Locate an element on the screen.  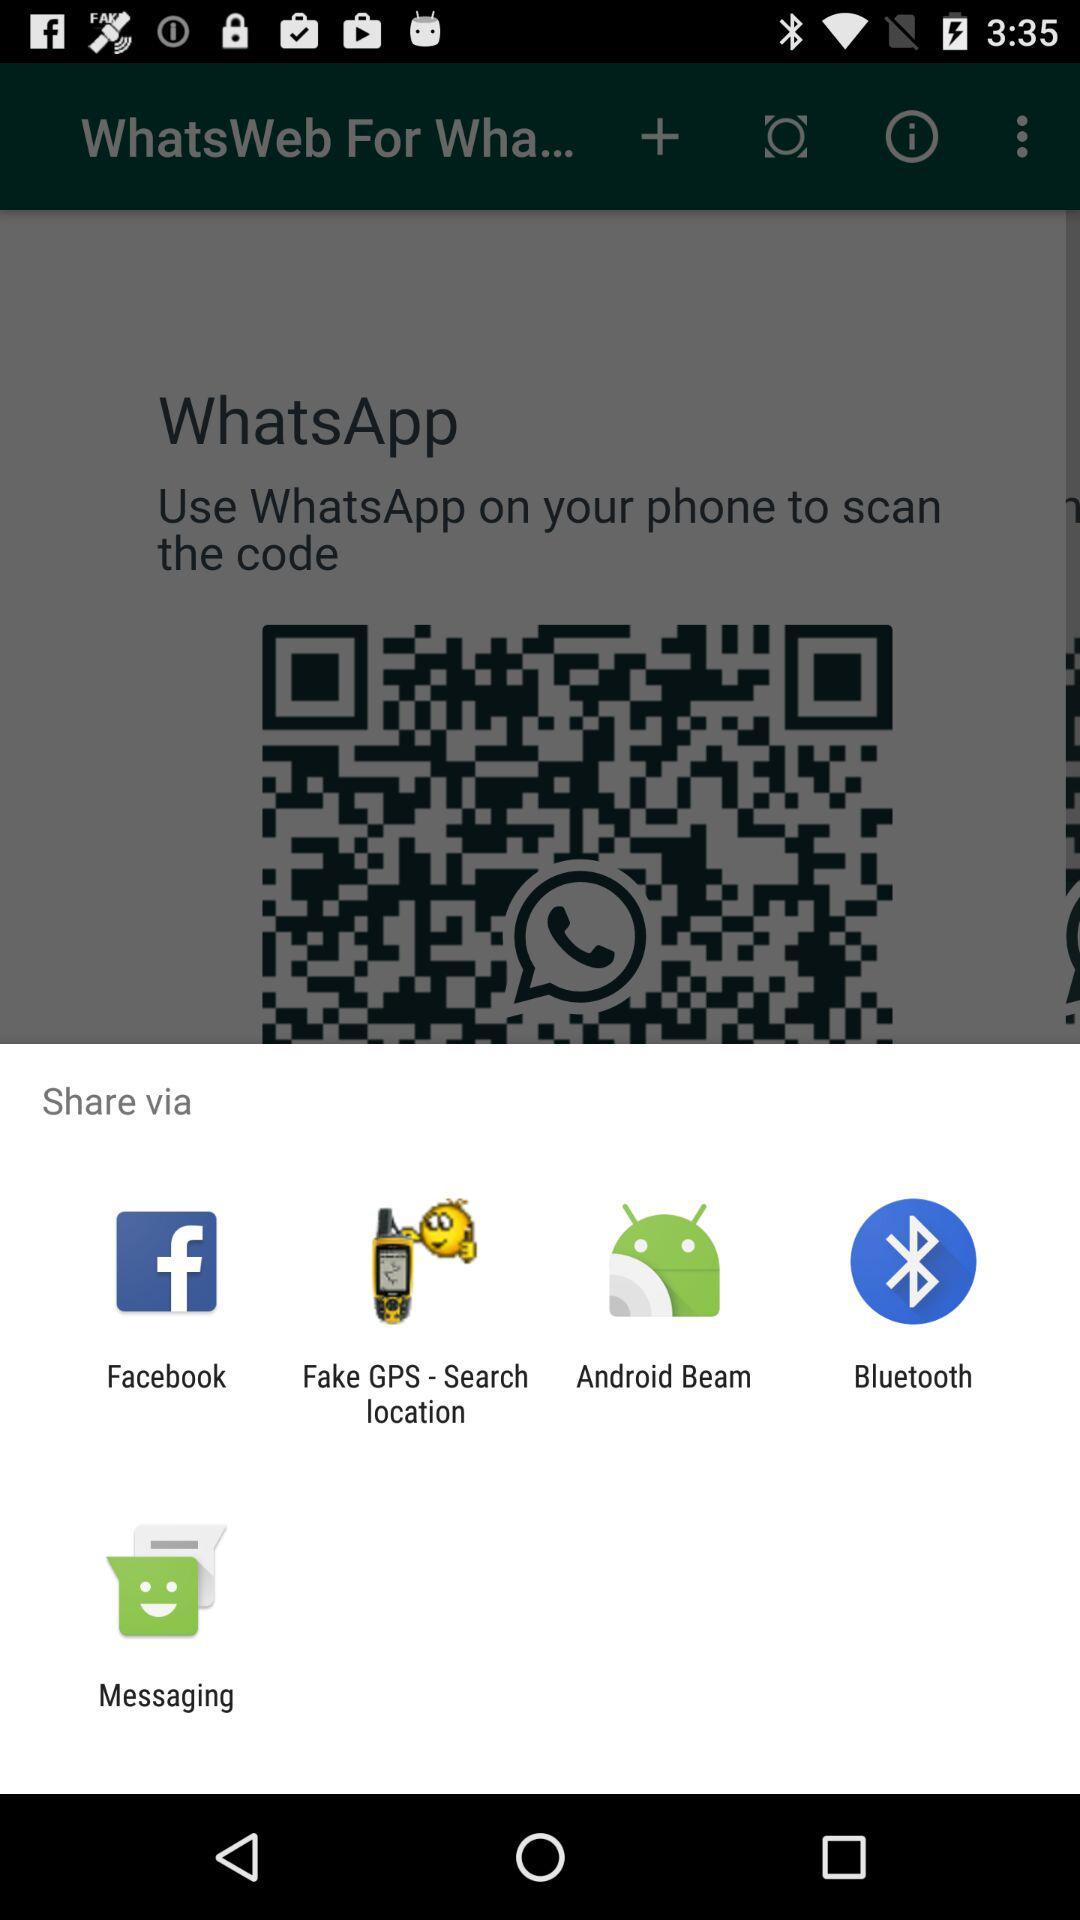
facebook app is located at coordinates (165, 1392).